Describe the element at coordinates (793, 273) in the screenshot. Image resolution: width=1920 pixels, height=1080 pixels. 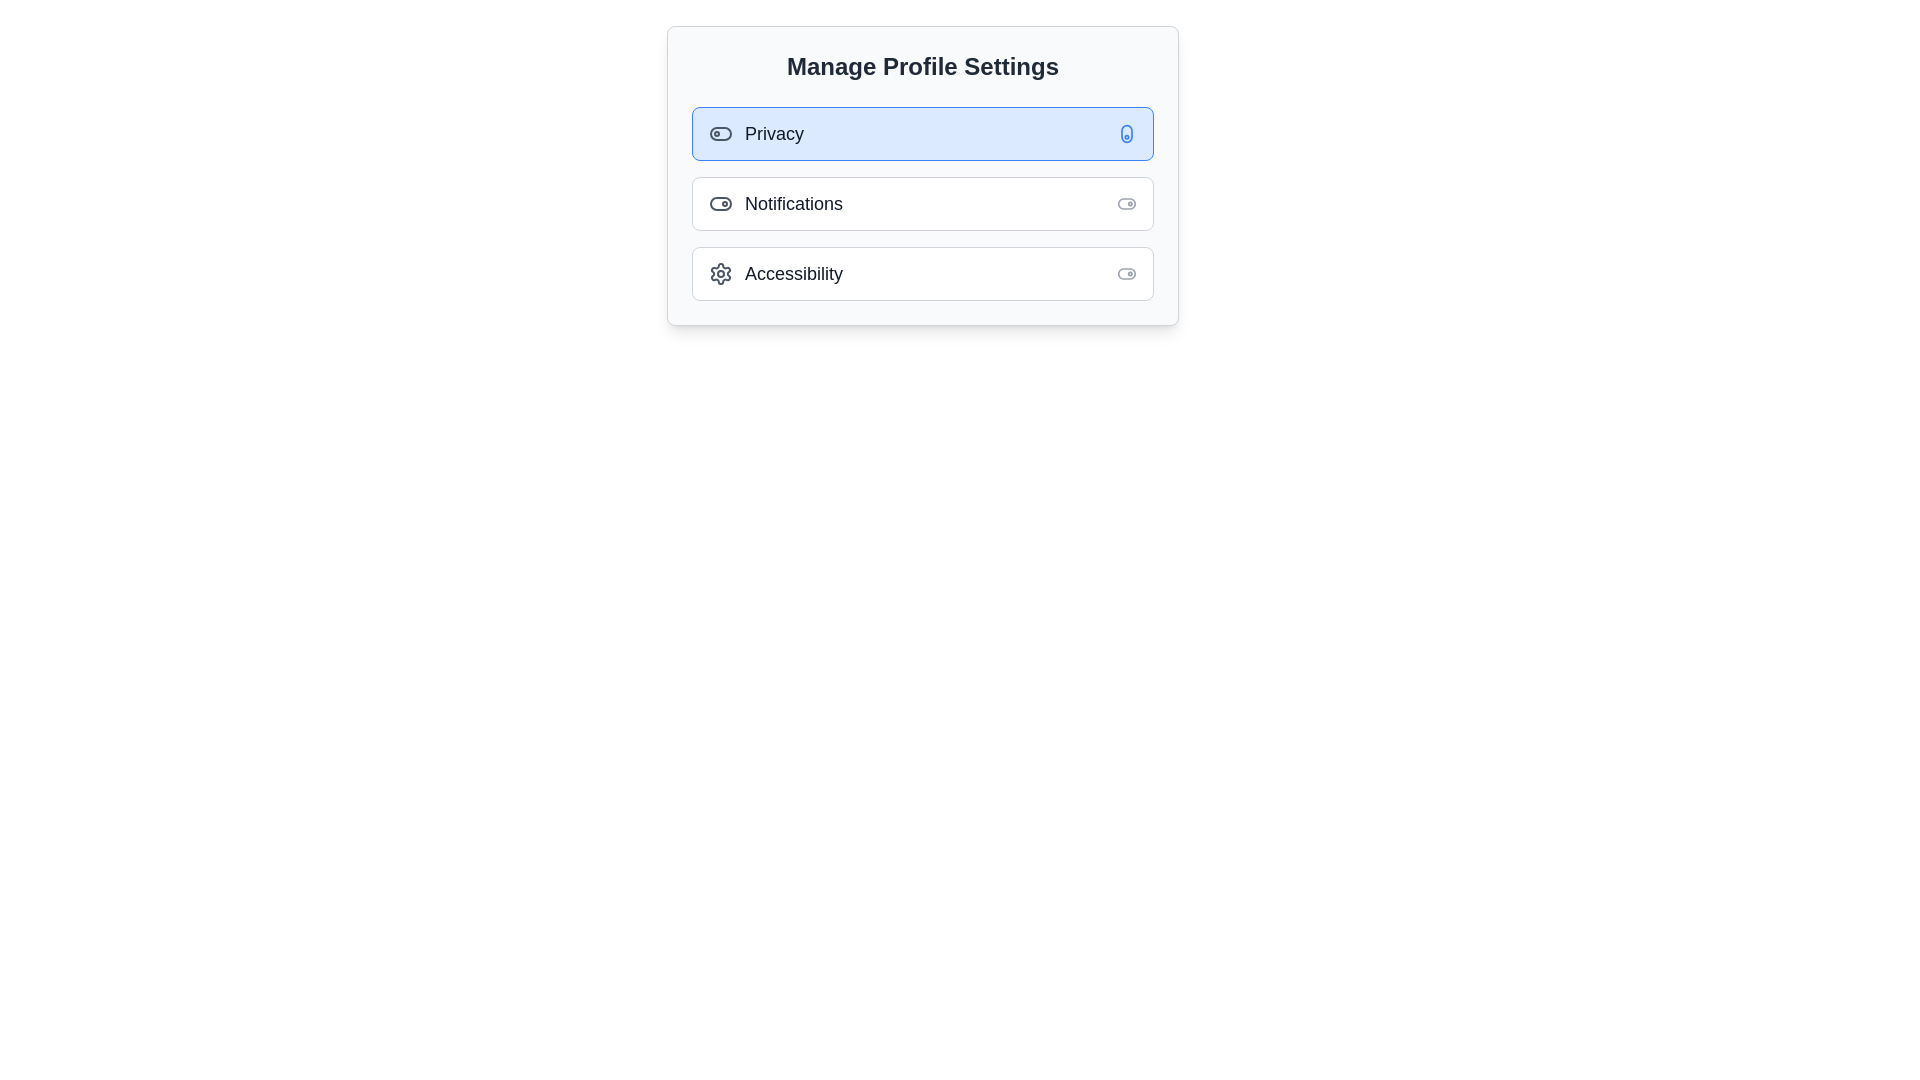
I see `the text label that displays 'Accessibility', which is aligned to the right of a gear icon and is the third item in the vertical settings list under 'Manage Profile Settings'` at that location.